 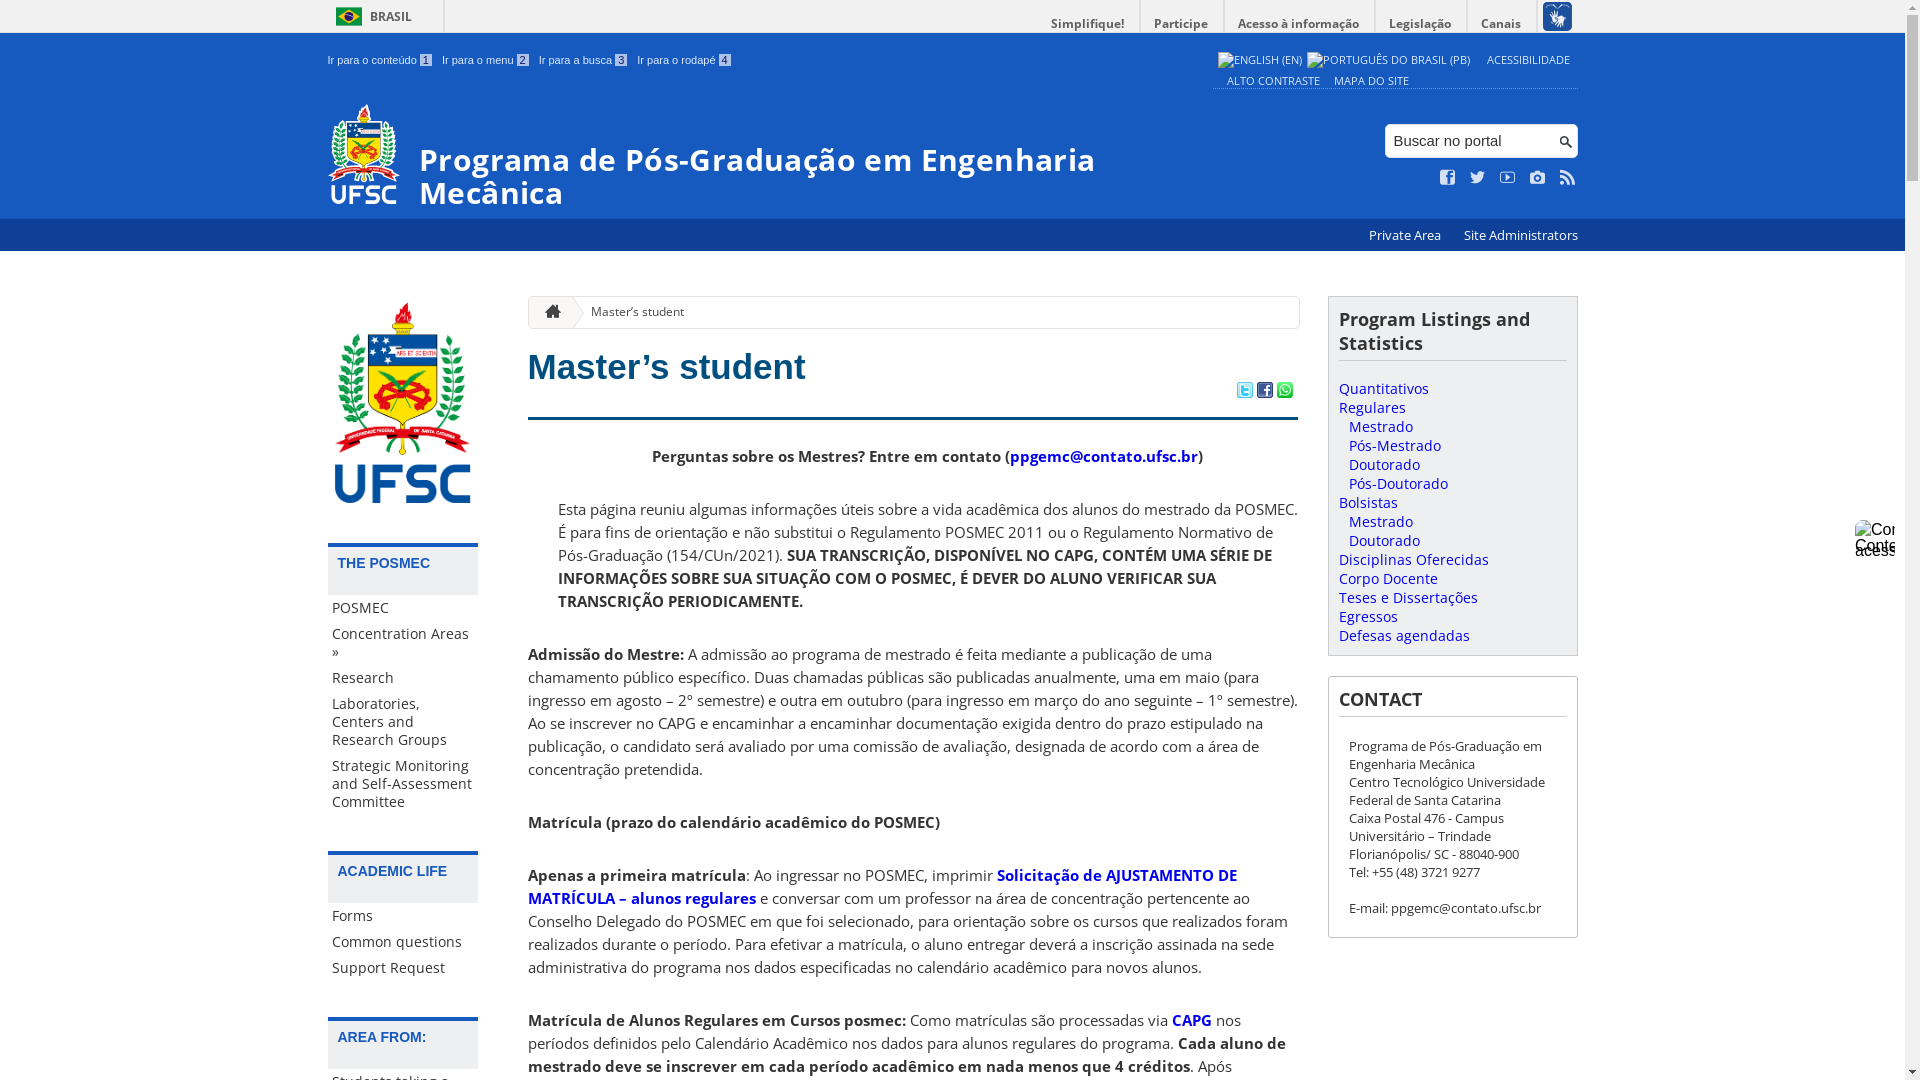 I want to click on 'Siga no Twitter', so click(x=1478, y=176).